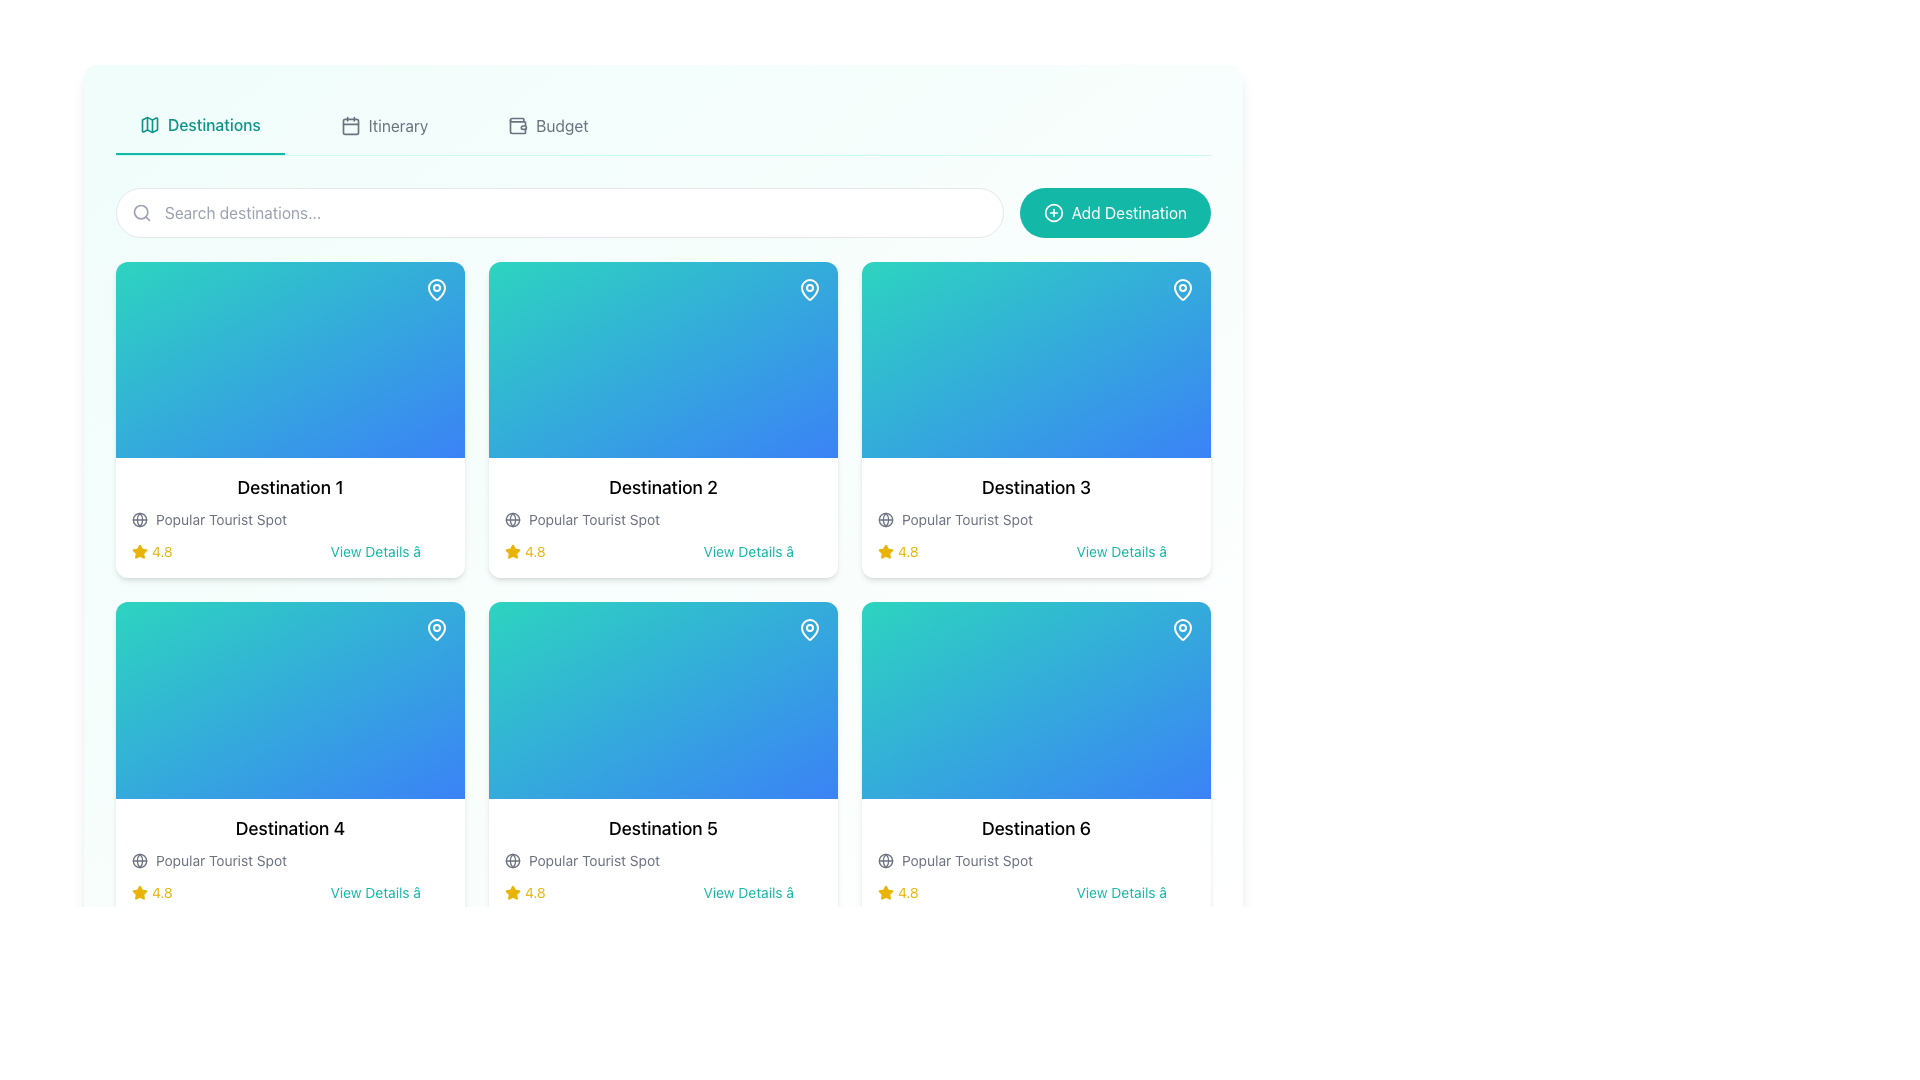  Describe the element at coordinates (885, 519) in the screenshot. I see `the globe icon located to the left of the 'Popular Tourist Spot' text in the 'Destination 3' card` at that location.